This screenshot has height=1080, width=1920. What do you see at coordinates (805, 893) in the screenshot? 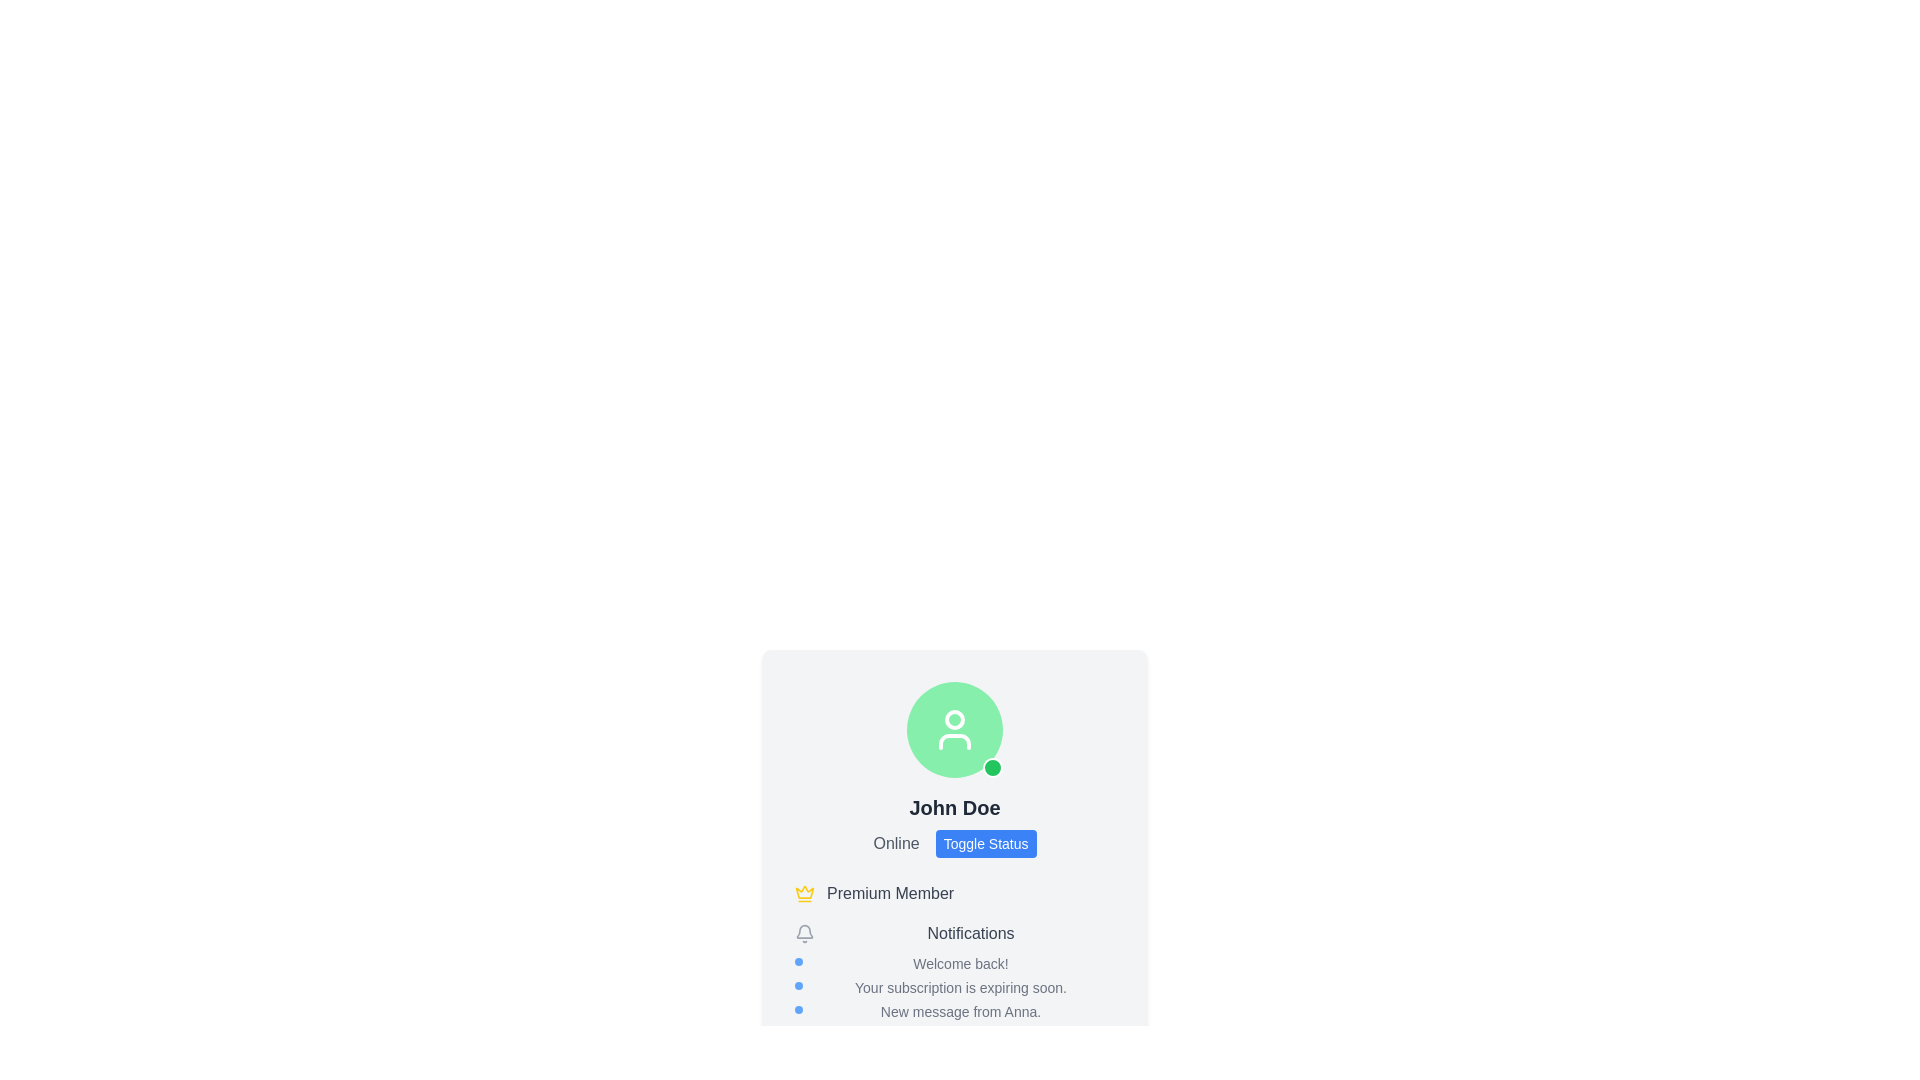
I see `the yellow crown icon representing premium status, located to the left of the 'Premium Member' text` at bounding box center [805, 893].